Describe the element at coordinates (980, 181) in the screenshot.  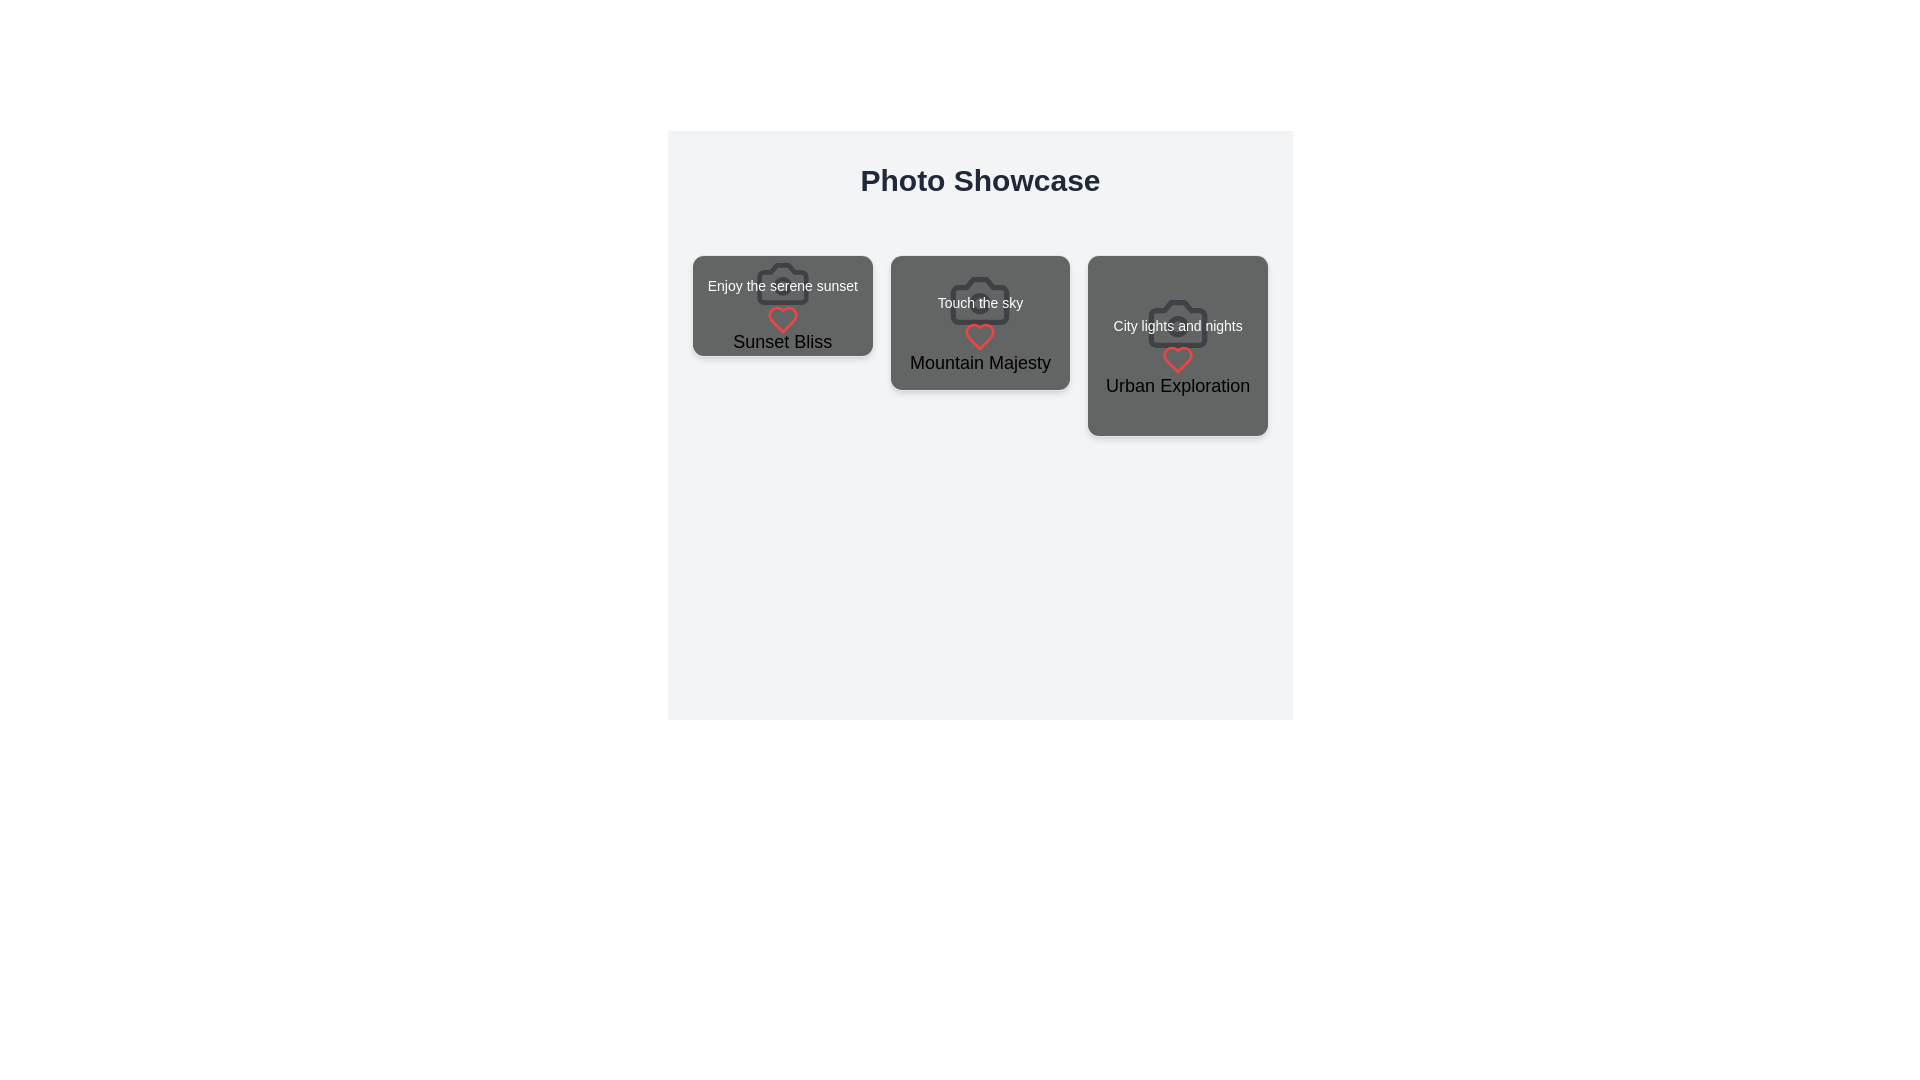
I see `the prominently styled text label reading 'Photo Showcase' displayed in a large bold font, centered at the top of the interface` at that location.